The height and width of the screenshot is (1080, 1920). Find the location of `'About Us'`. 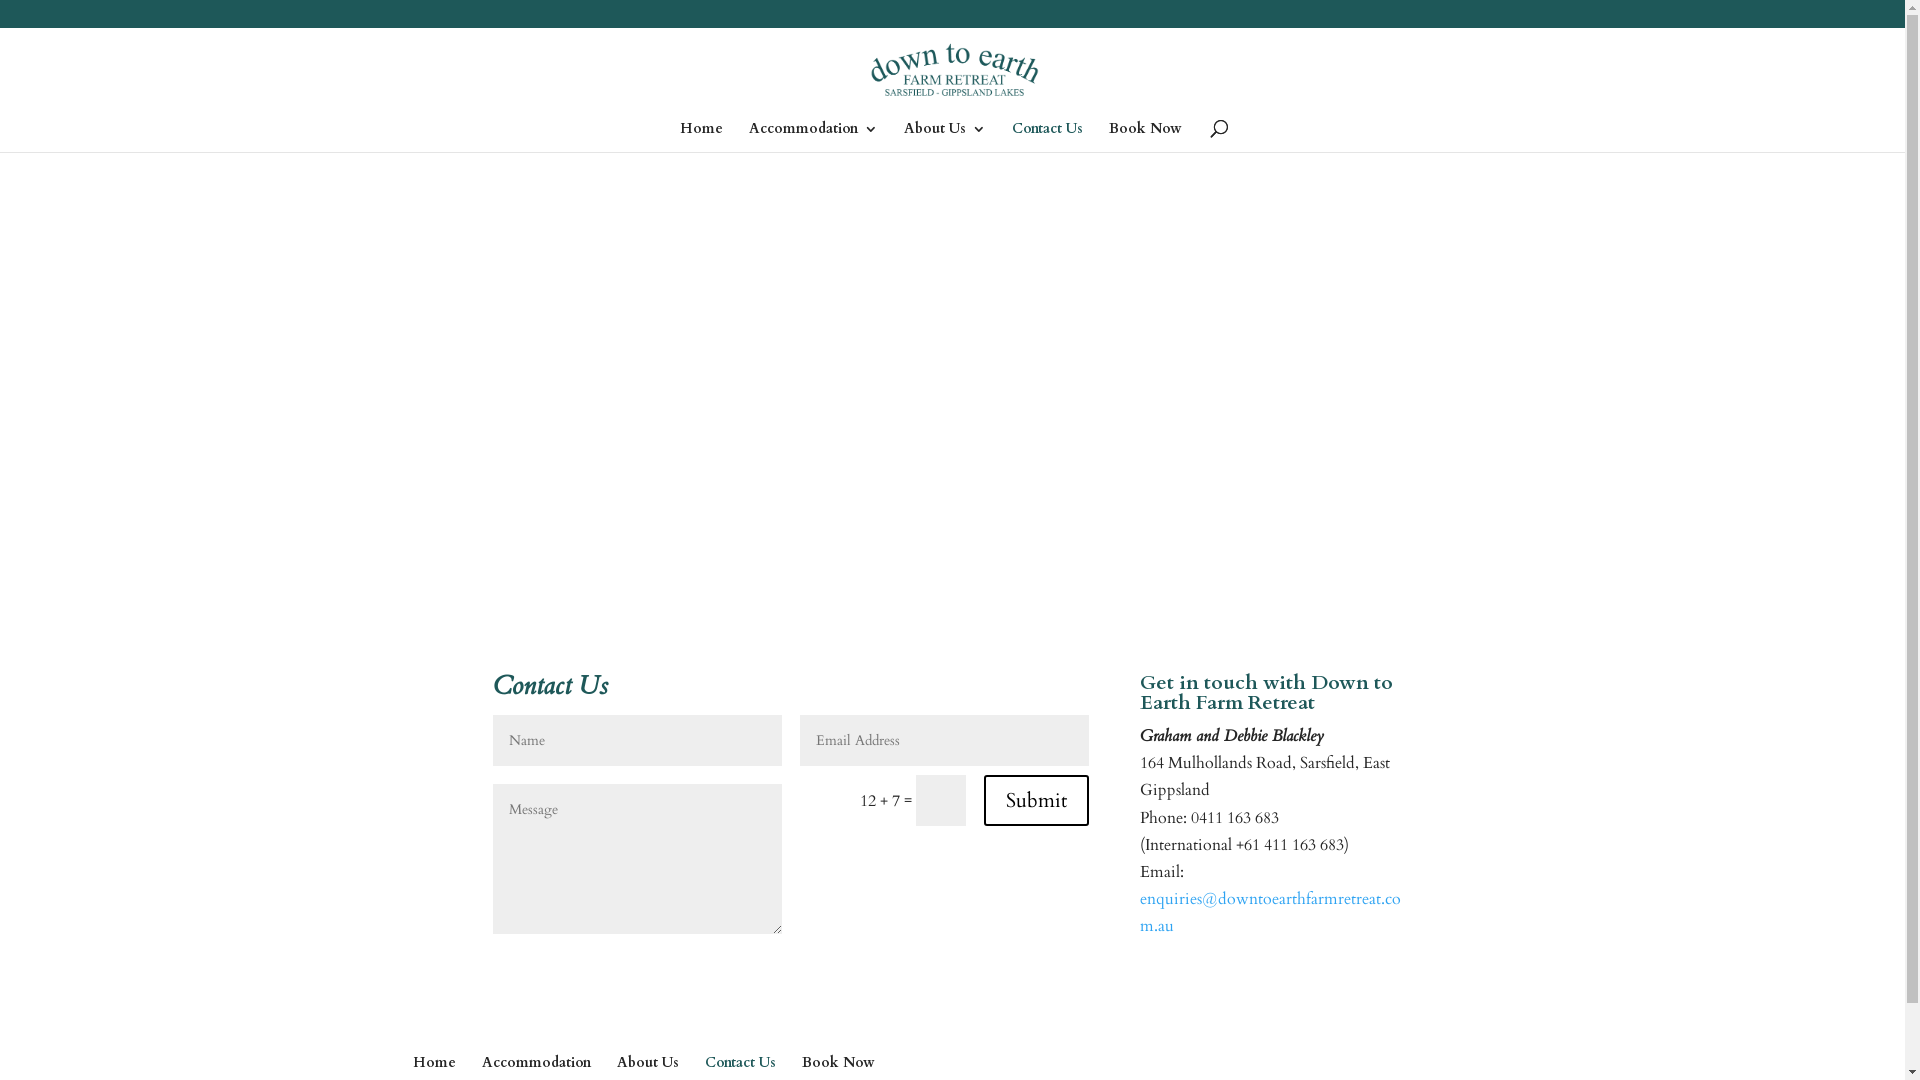

'About Us' is located at coordinates (647, 1061).